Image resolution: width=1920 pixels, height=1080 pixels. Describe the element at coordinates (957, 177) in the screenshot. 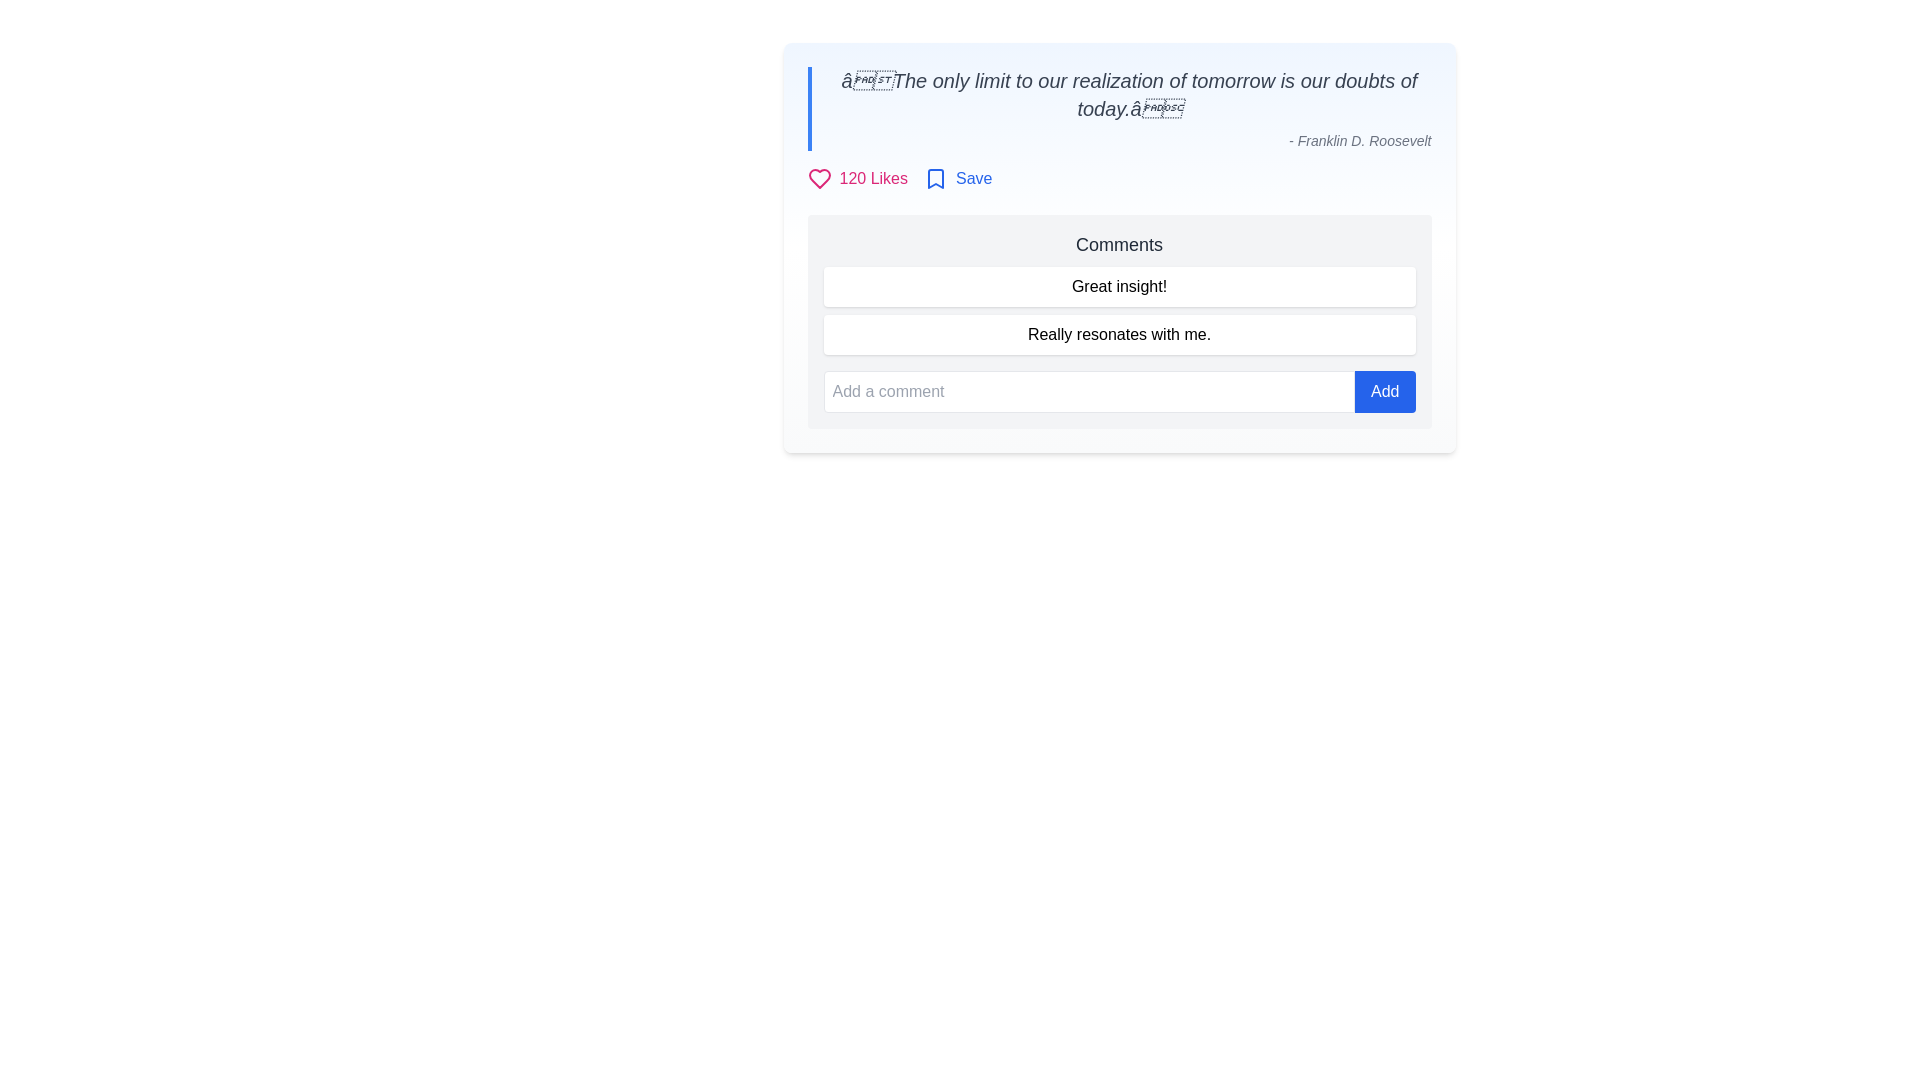

I see `the save button located to the right of the '120 Likes' section, which allows users` at that location.